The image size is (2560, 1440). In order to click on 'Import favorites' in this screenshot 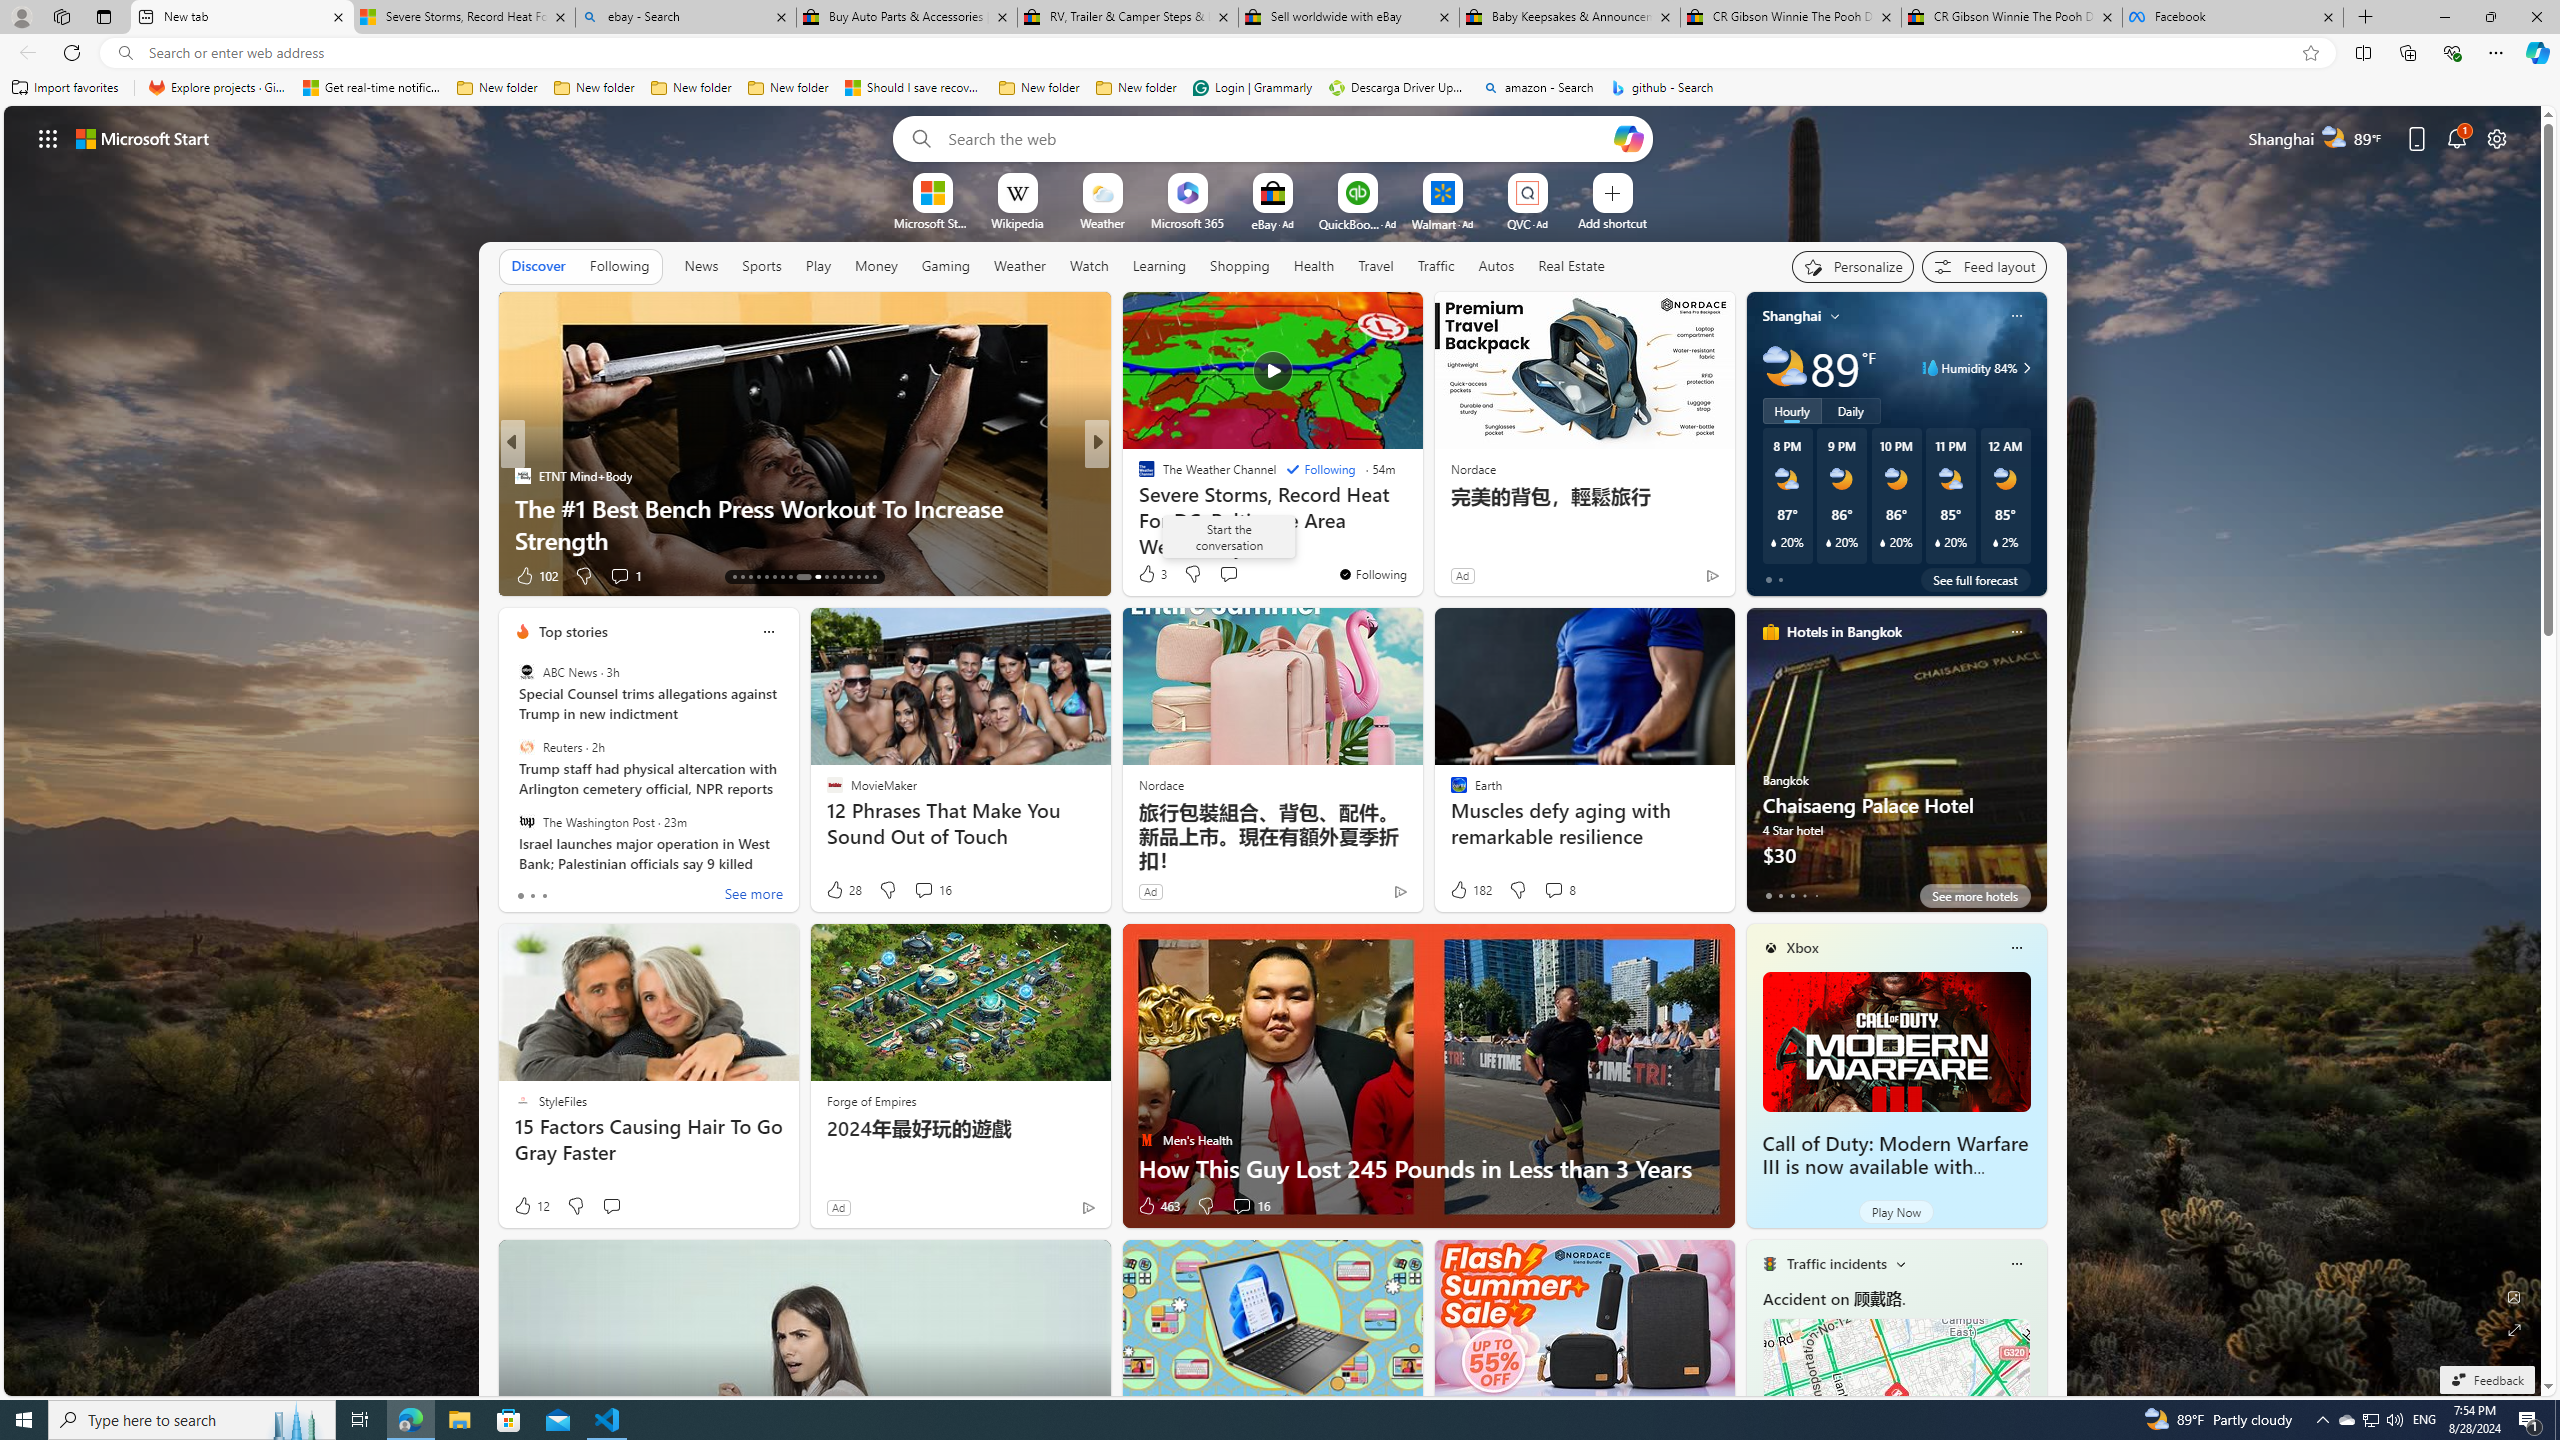, I will do `click(65, 87)`.